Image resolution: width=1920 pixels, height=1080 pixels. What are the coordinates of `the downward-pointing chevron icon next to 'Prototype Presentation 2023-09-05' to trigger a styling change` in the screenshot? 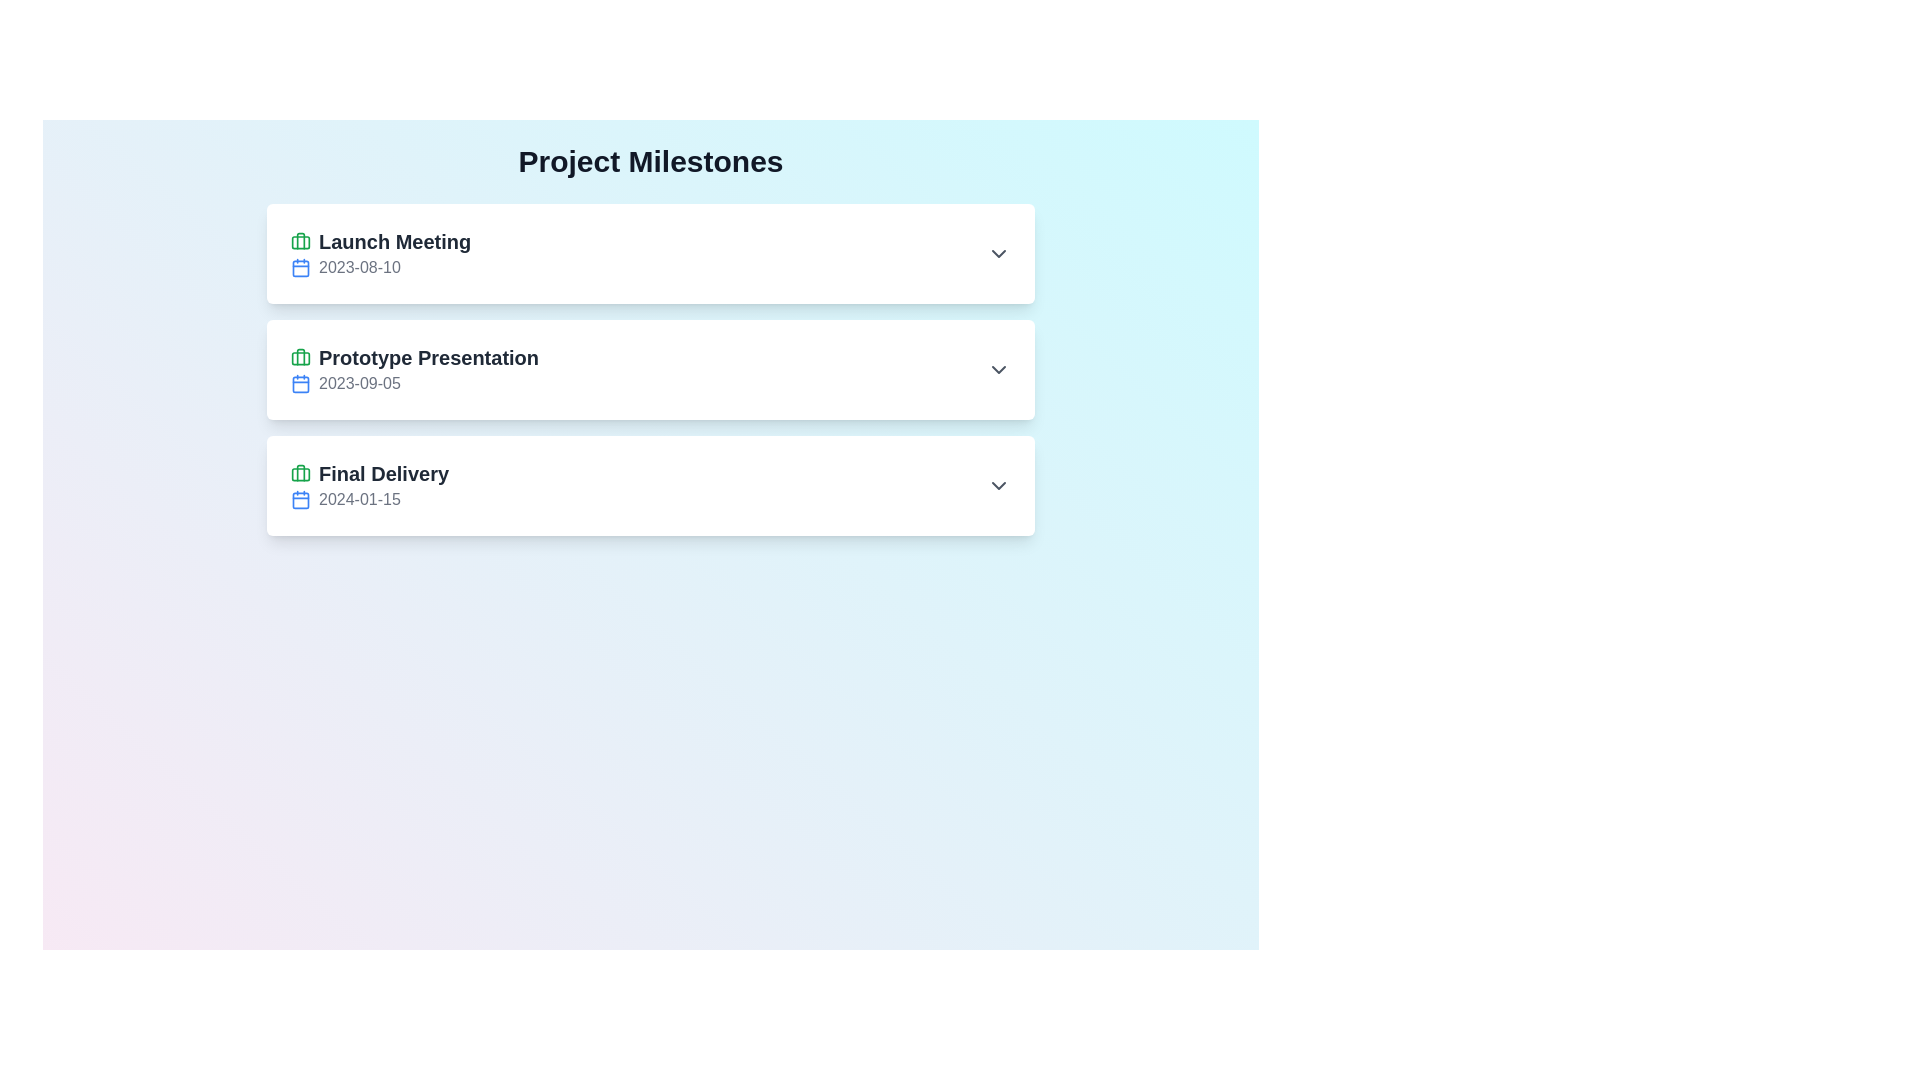 It's located at (998, 370).